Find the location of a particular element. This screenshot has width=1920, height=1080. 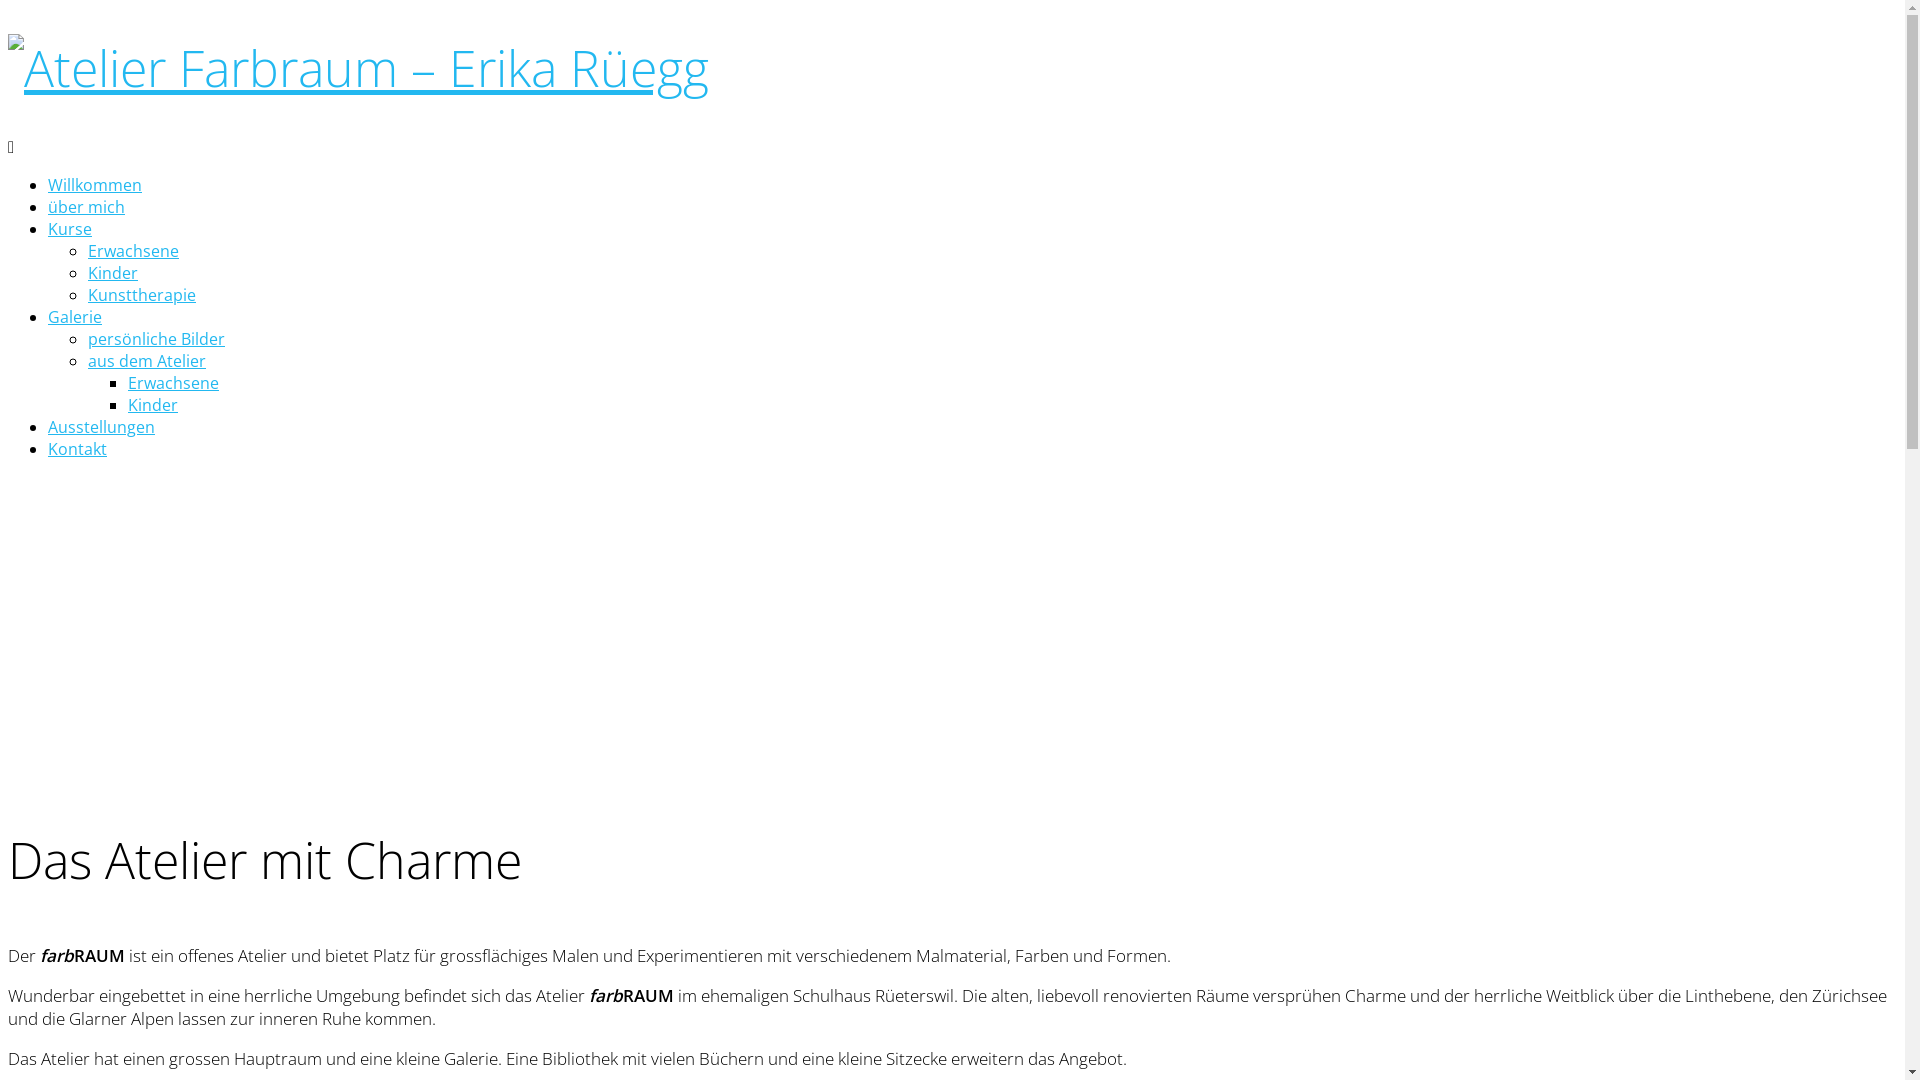

'Ausstellungen' is located at coordinates (100, 426).